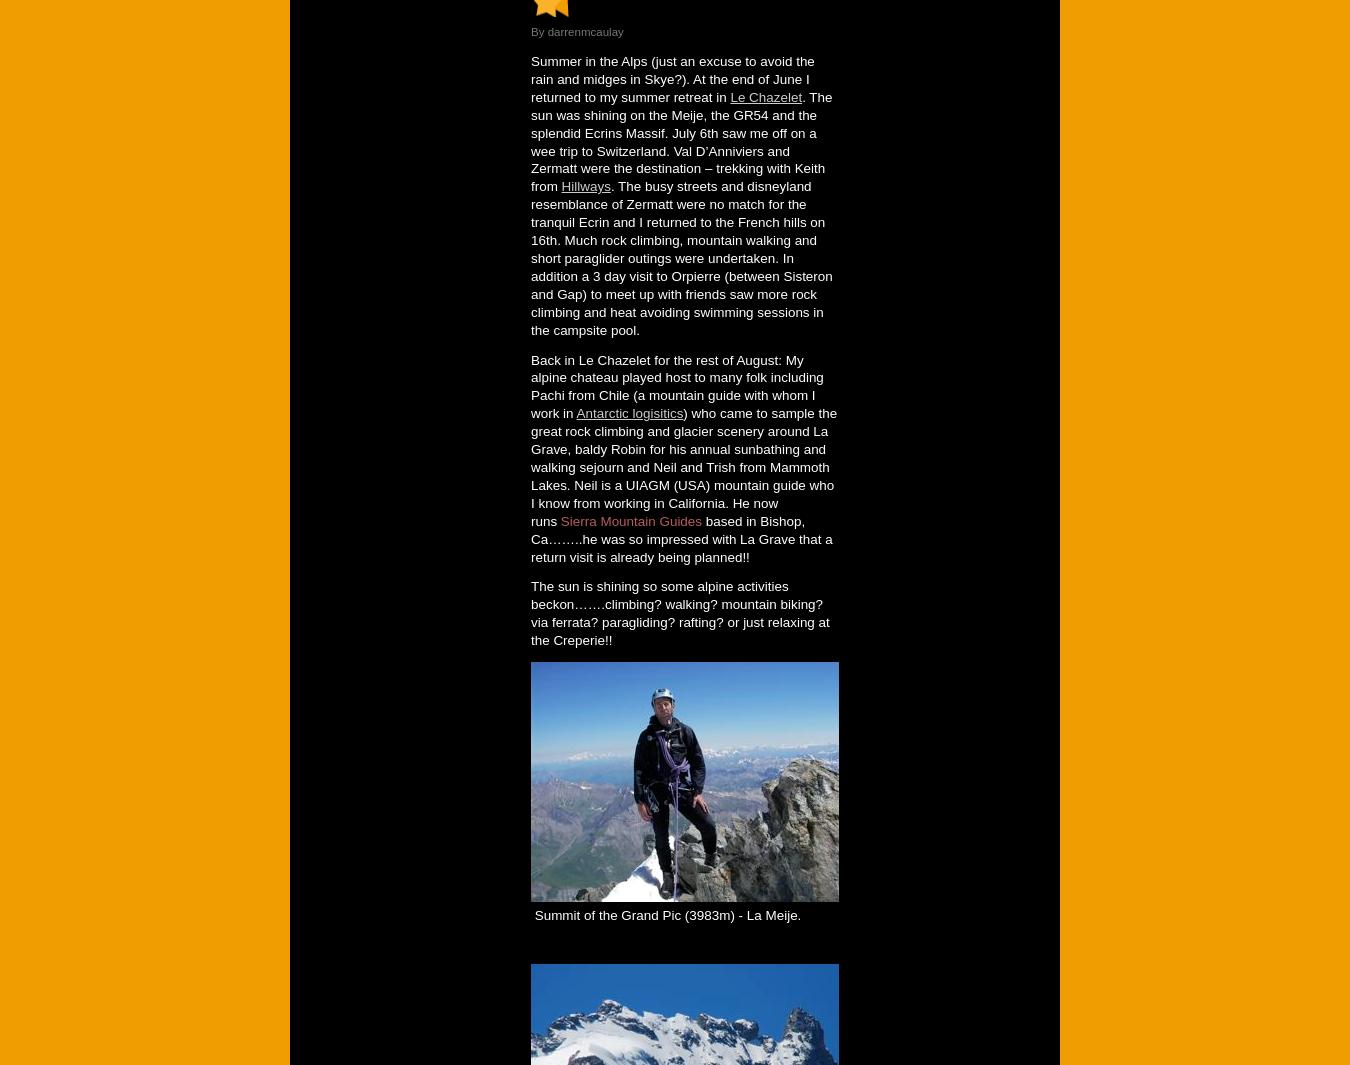 Image resolution: width=1350 pixels, height=1065 pixels. What do you see at coordinates (764, 95) in the screenshot?
I see `'Le Chazelet'` at bounding box center [764, 95].